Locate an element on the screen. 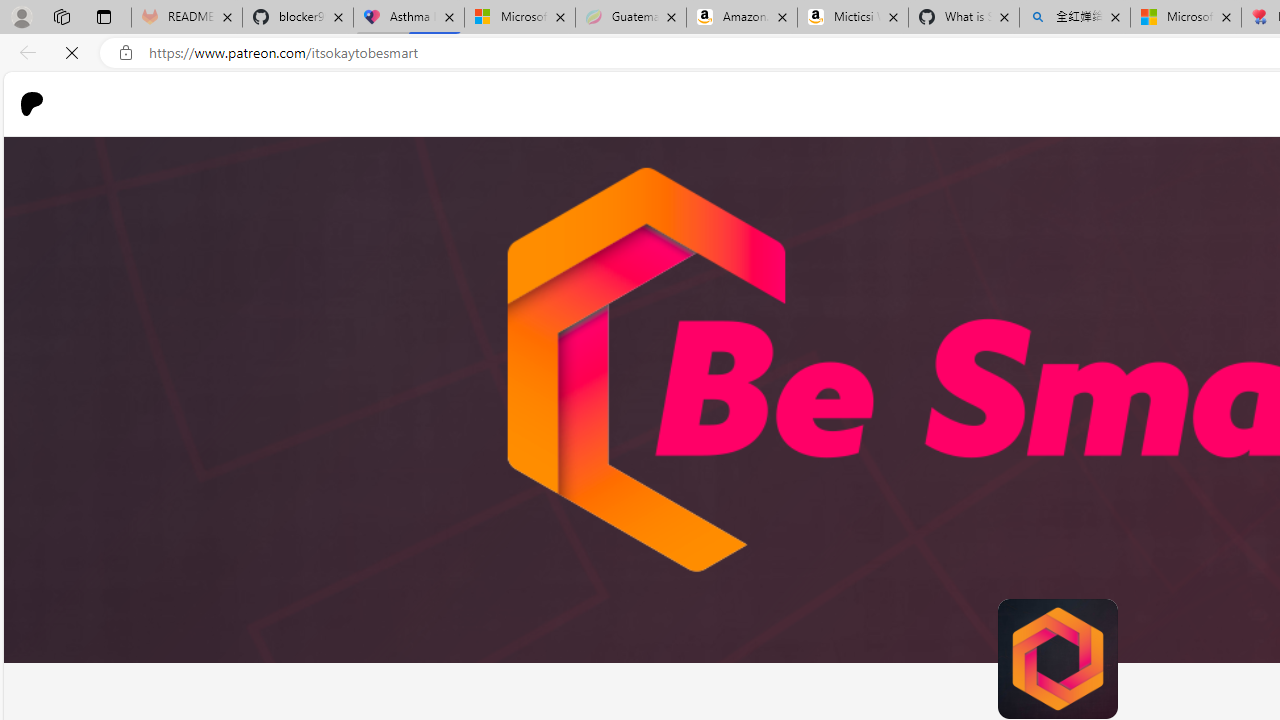 This screenshot has width=1280, height=720. 'Go to home page' is located at coordinates (40, 104).